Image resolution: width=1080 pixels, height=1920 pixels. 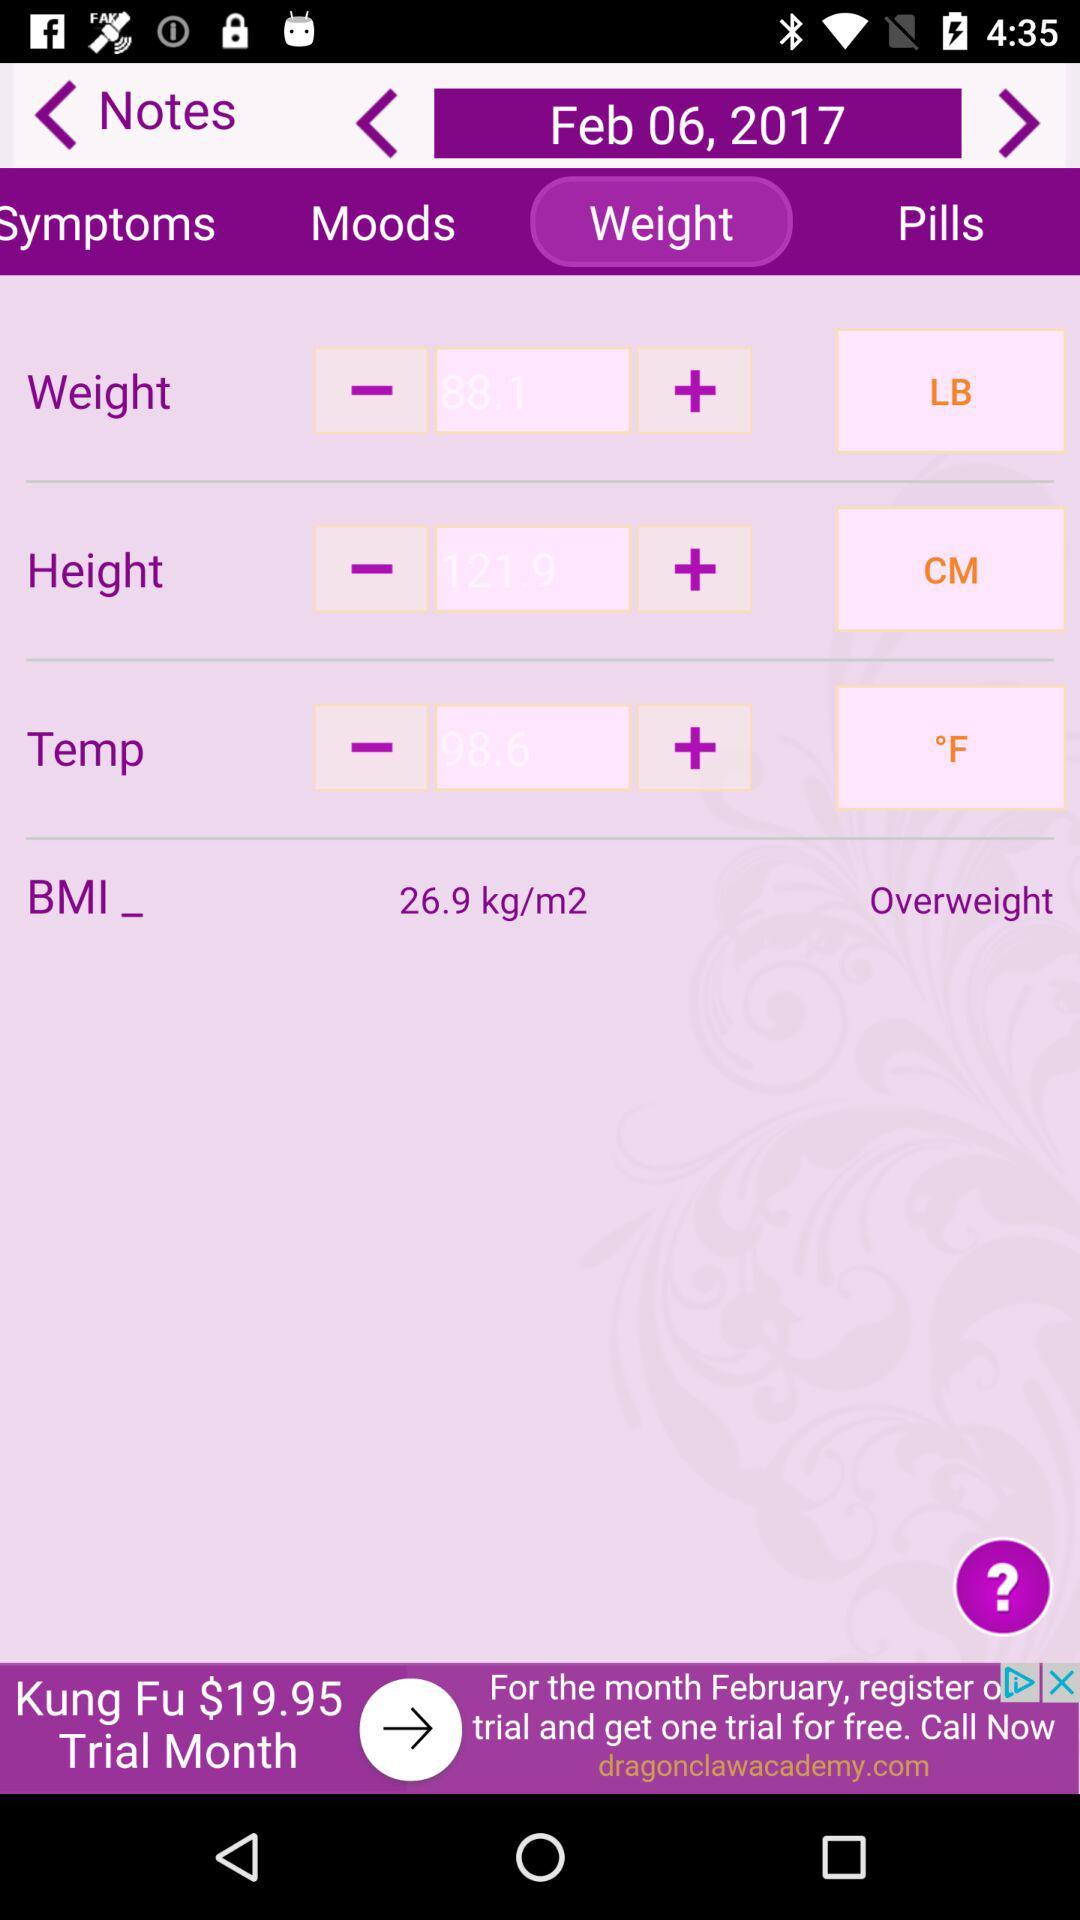 What do you see at coordinates (1019, 122) in the screenshot?
I see `next` at bounding box center [1019, 122].